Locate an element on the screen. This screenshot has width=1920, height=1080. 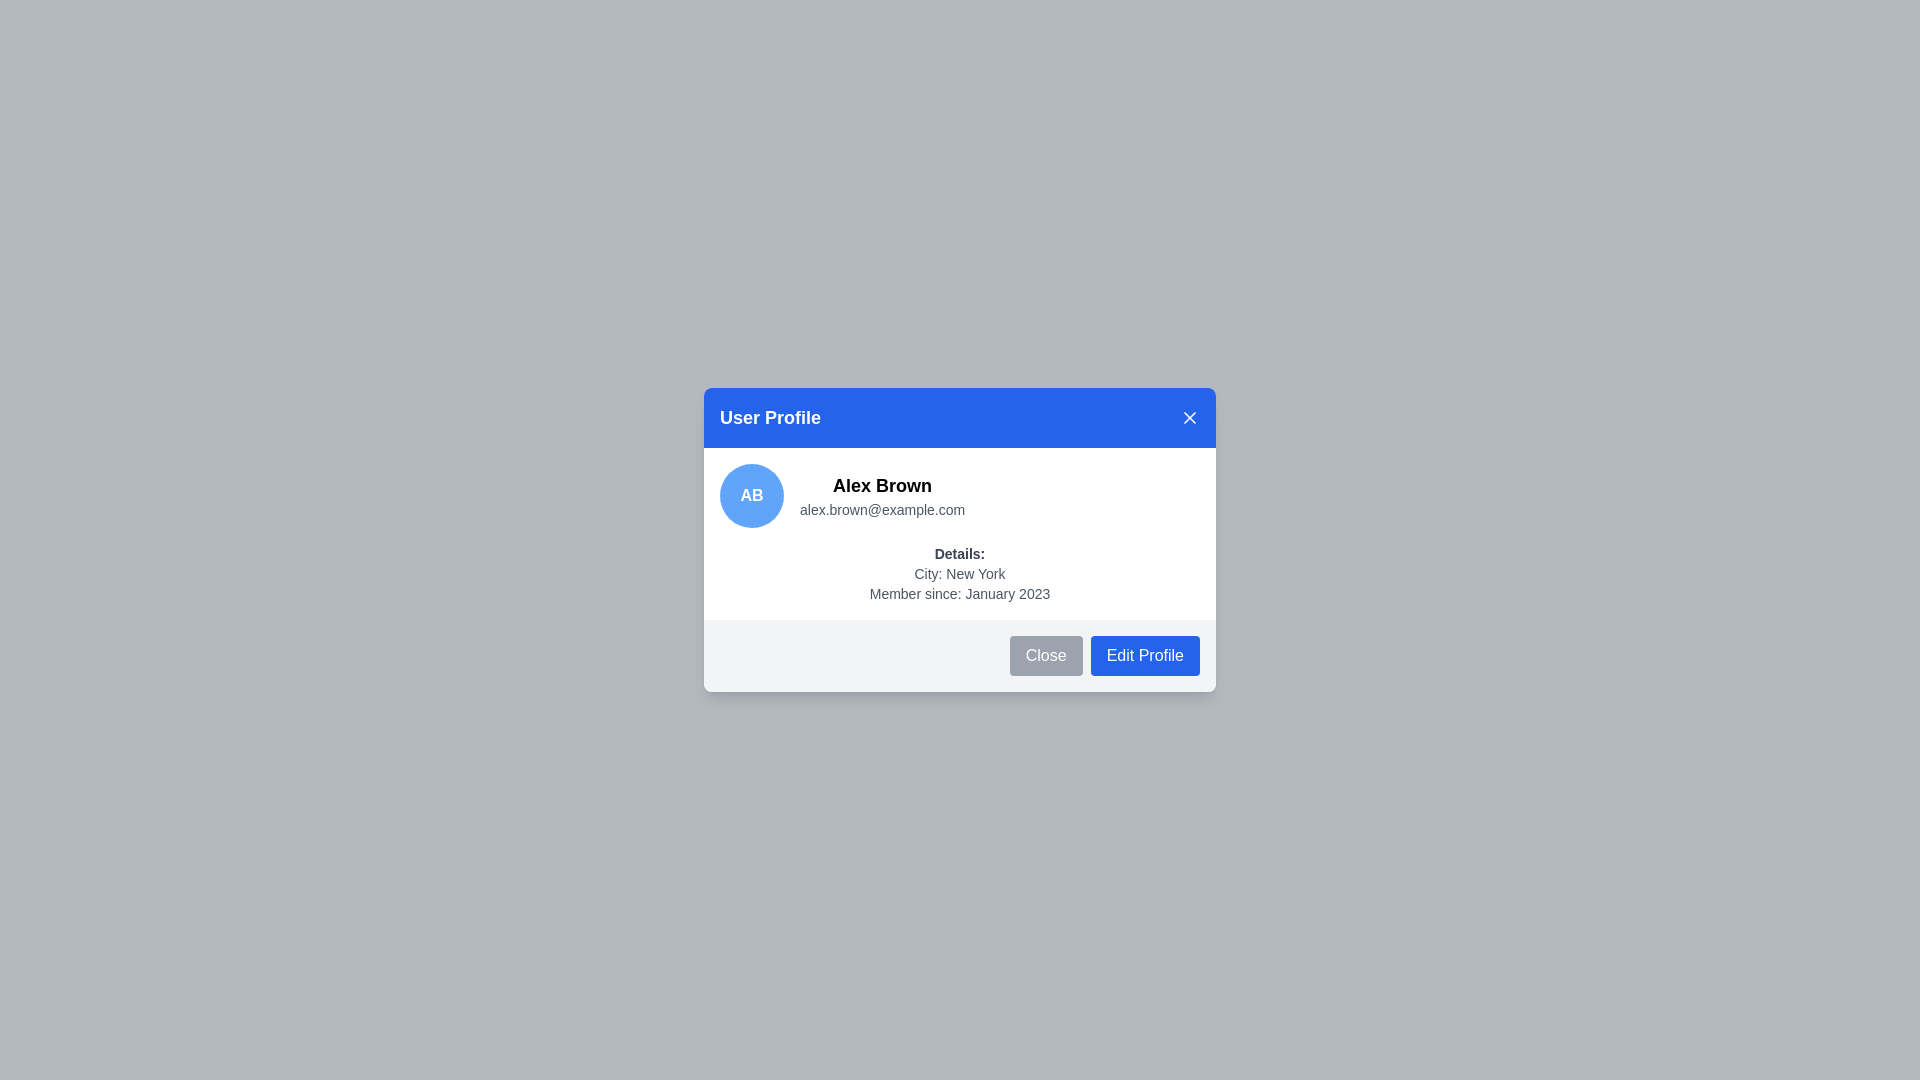
the button at the bottom-right corner of the user profile modal is located at coordinates (1145, 655).